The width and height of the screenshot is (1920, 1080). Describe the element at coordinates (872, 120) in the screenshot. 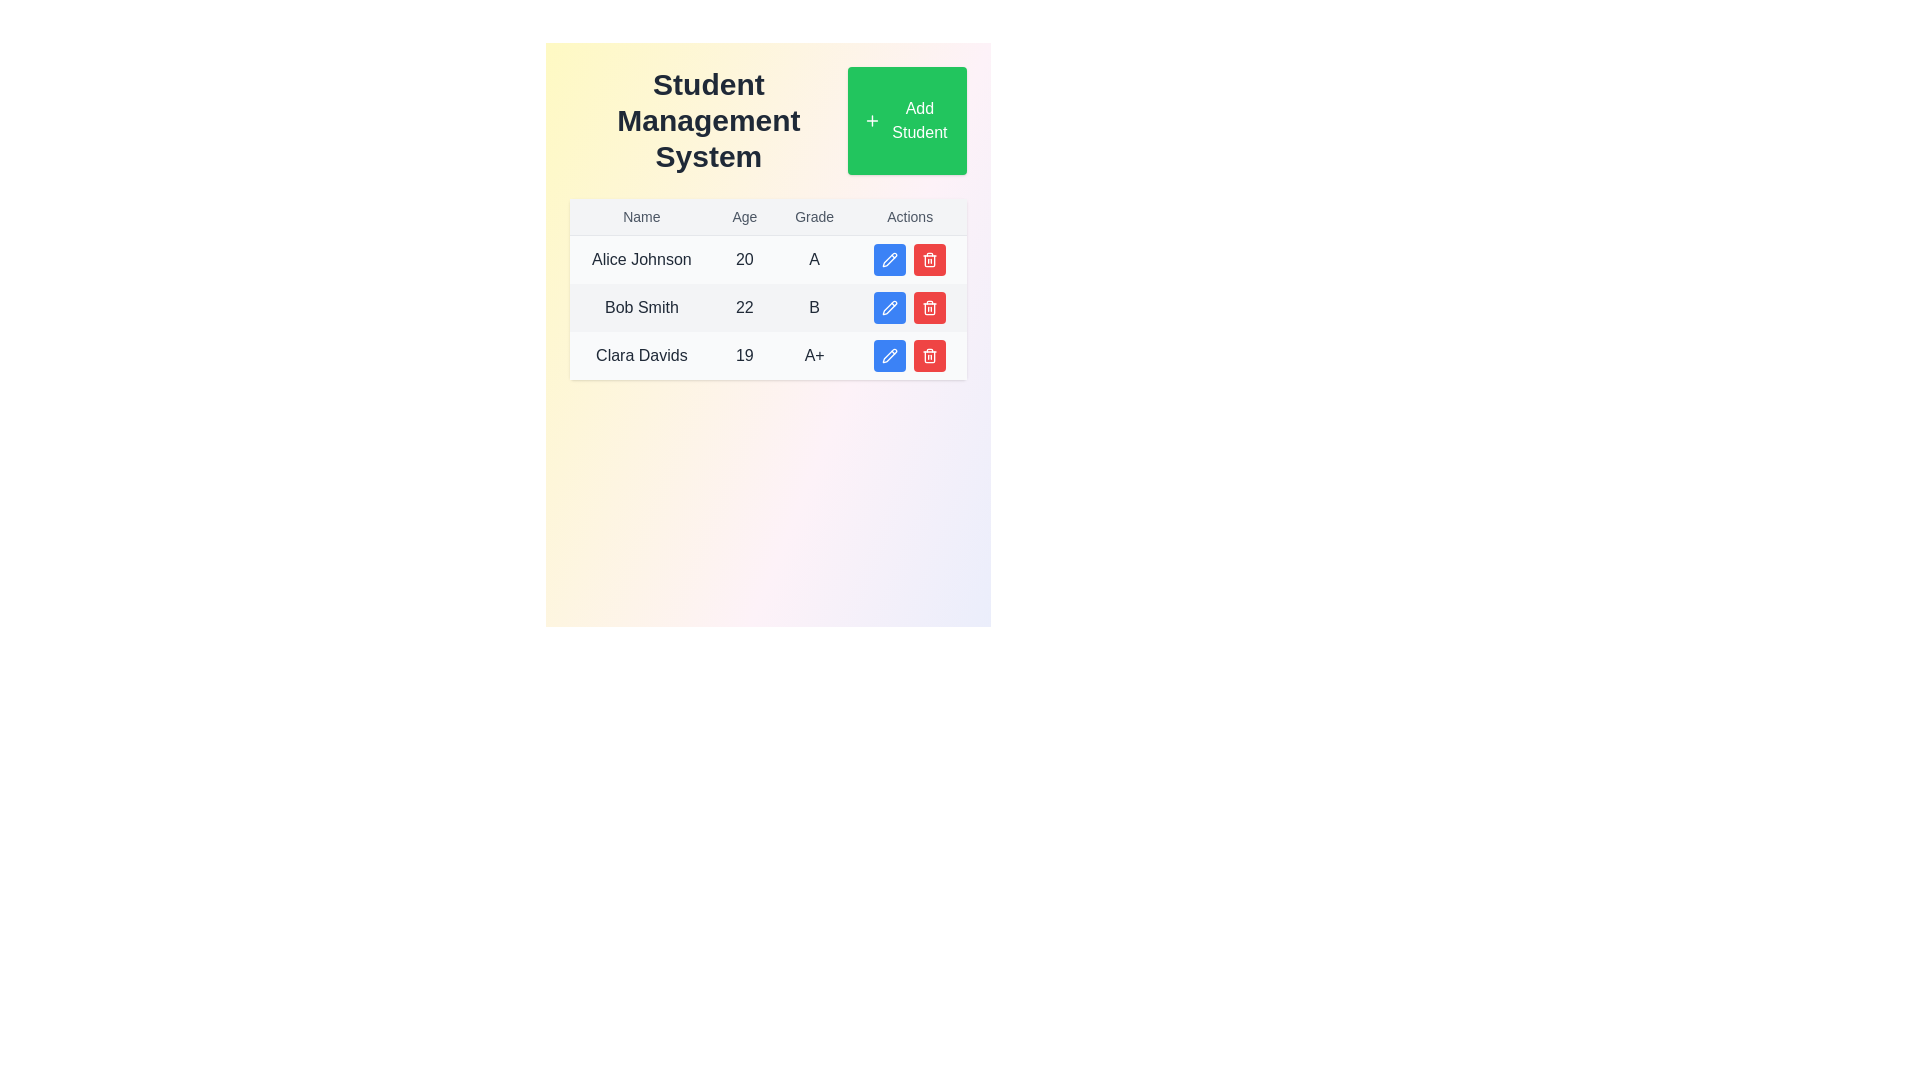

I see `the icon embedded in the green 'Add Student' button located at the top-right of the layout, which visually indicates the functionality to add a new student` at that location.